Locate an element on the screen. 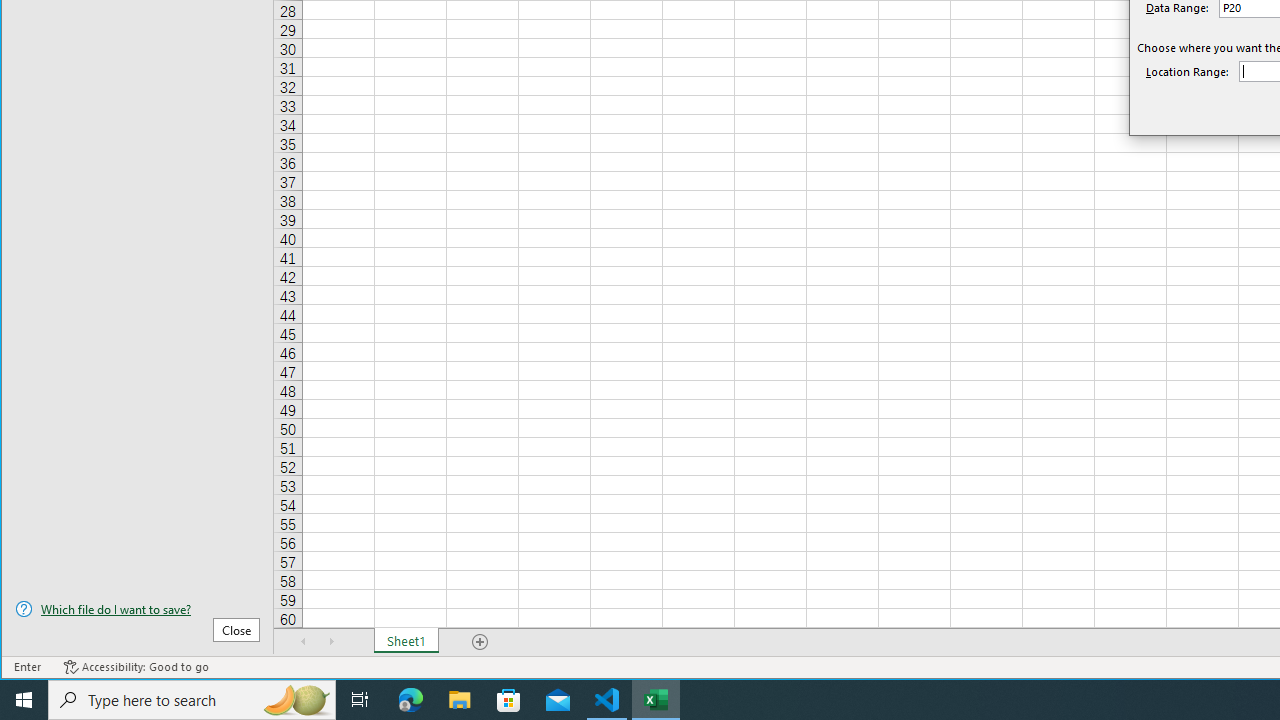  'Type here to search' is located at coordinates (192, 698).